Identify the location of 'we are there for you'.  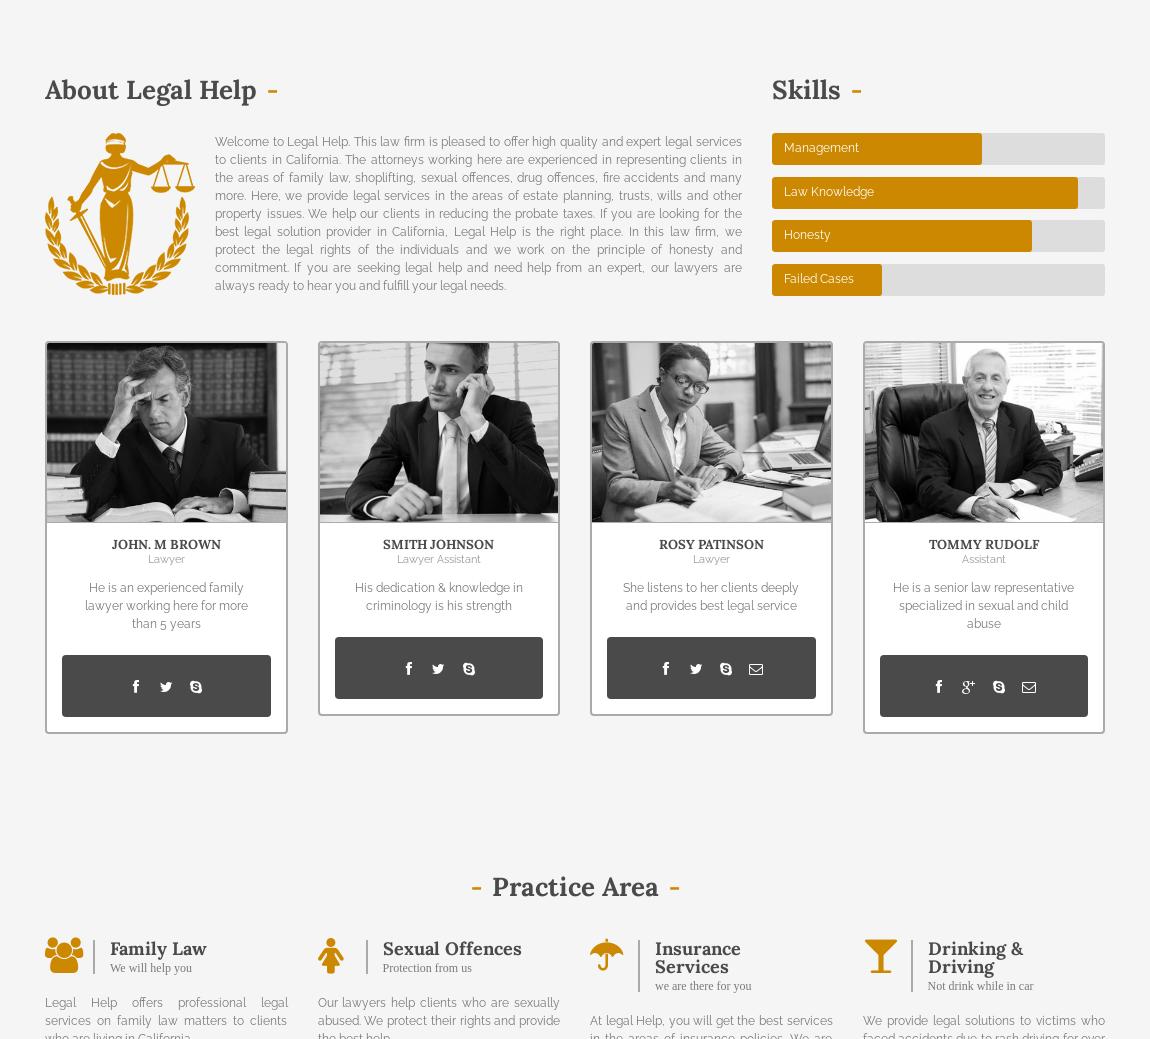
(701, 984).